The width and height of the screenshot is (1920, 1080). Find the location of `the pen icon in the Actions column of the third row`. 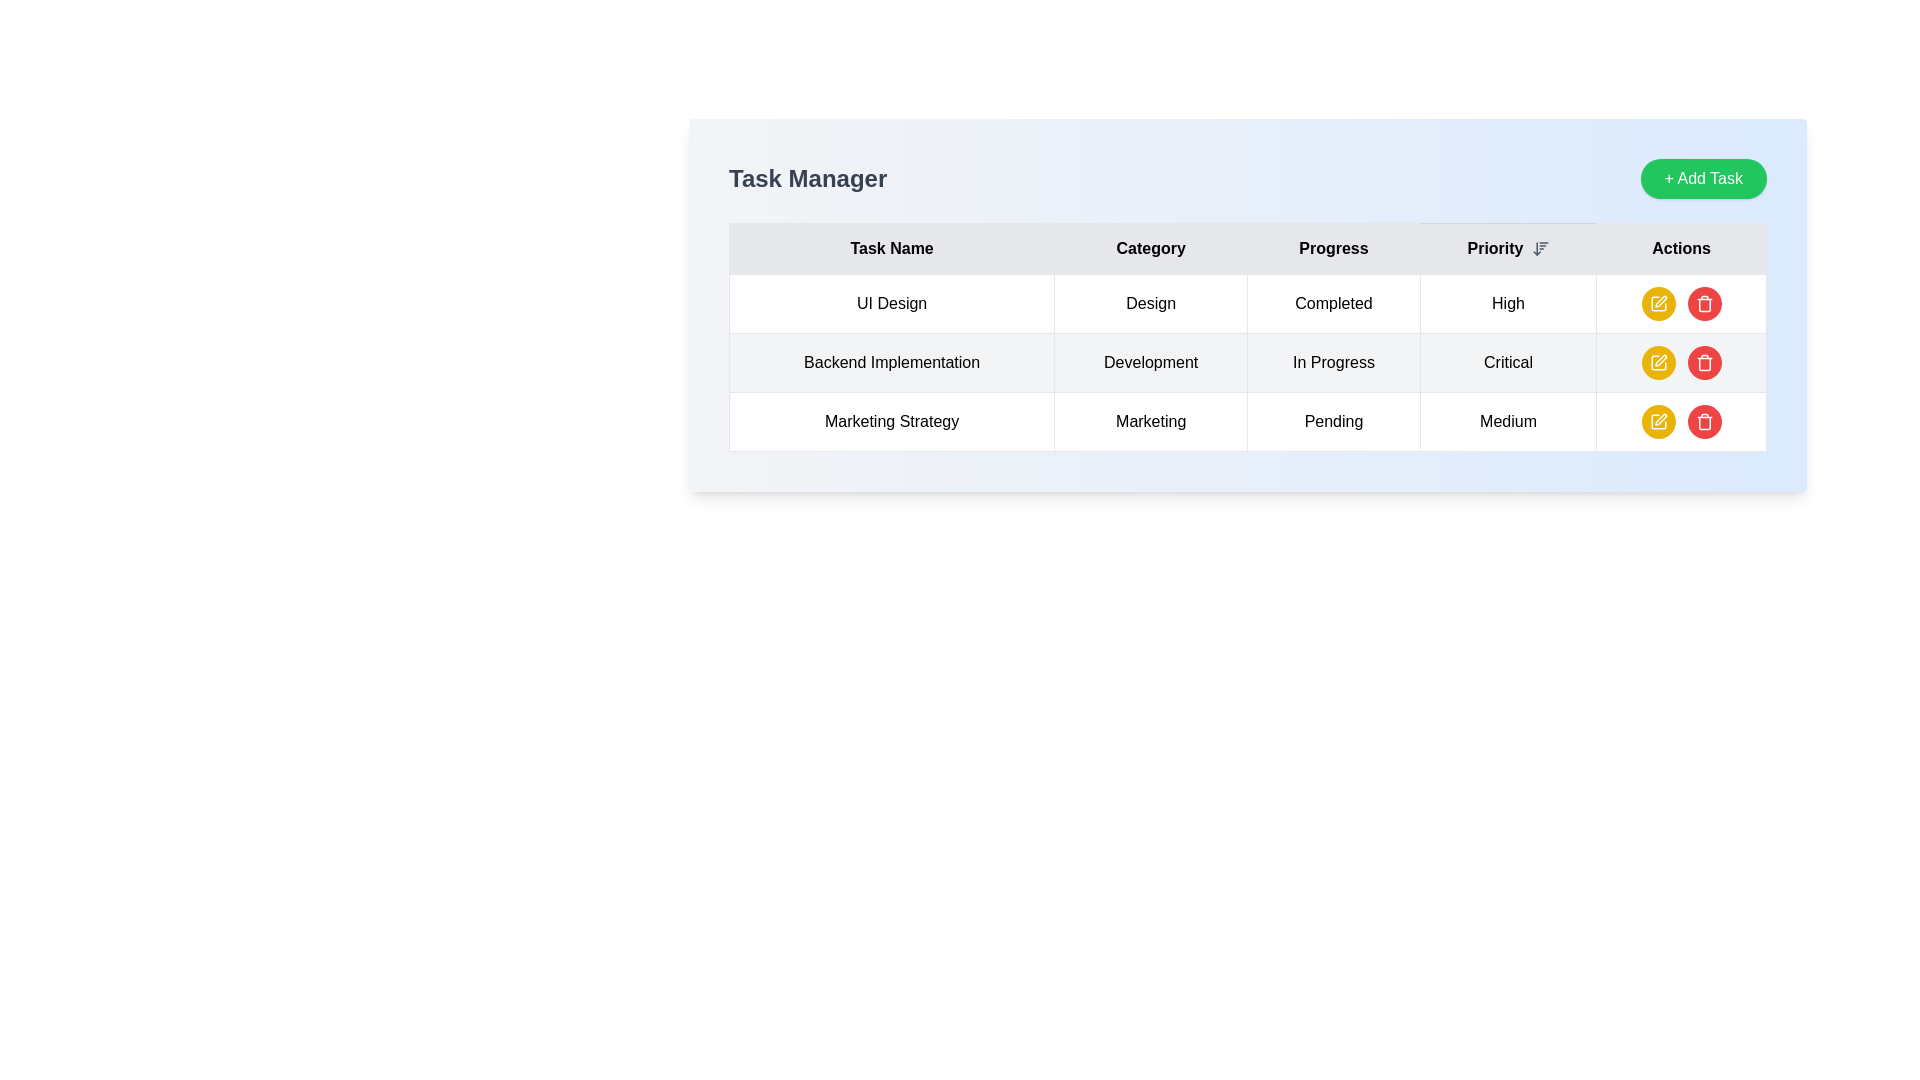

the pen icon in the Actions column of the third row is located at coordinates (1660, 301).